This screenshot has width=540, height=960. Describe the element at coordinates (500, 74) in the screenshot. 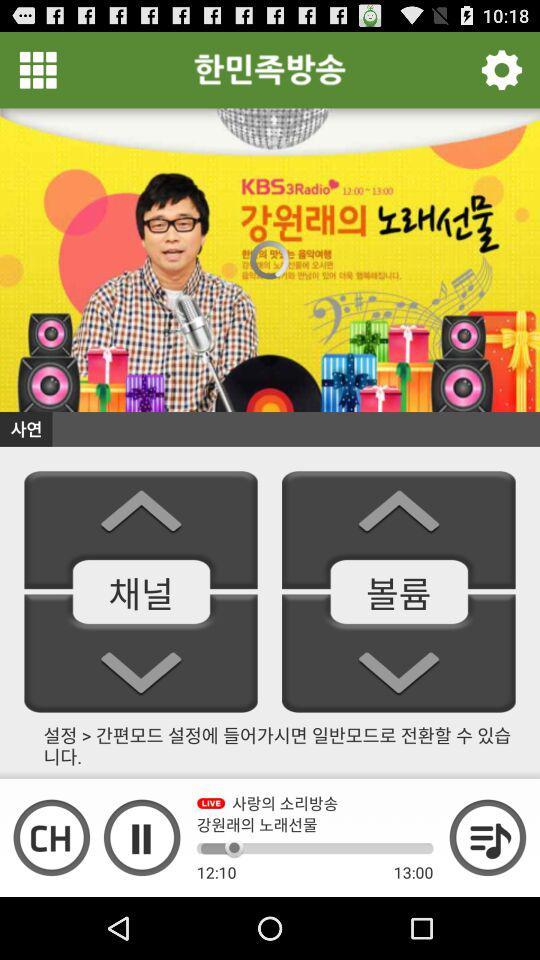

I see `the settings icon` at that location.